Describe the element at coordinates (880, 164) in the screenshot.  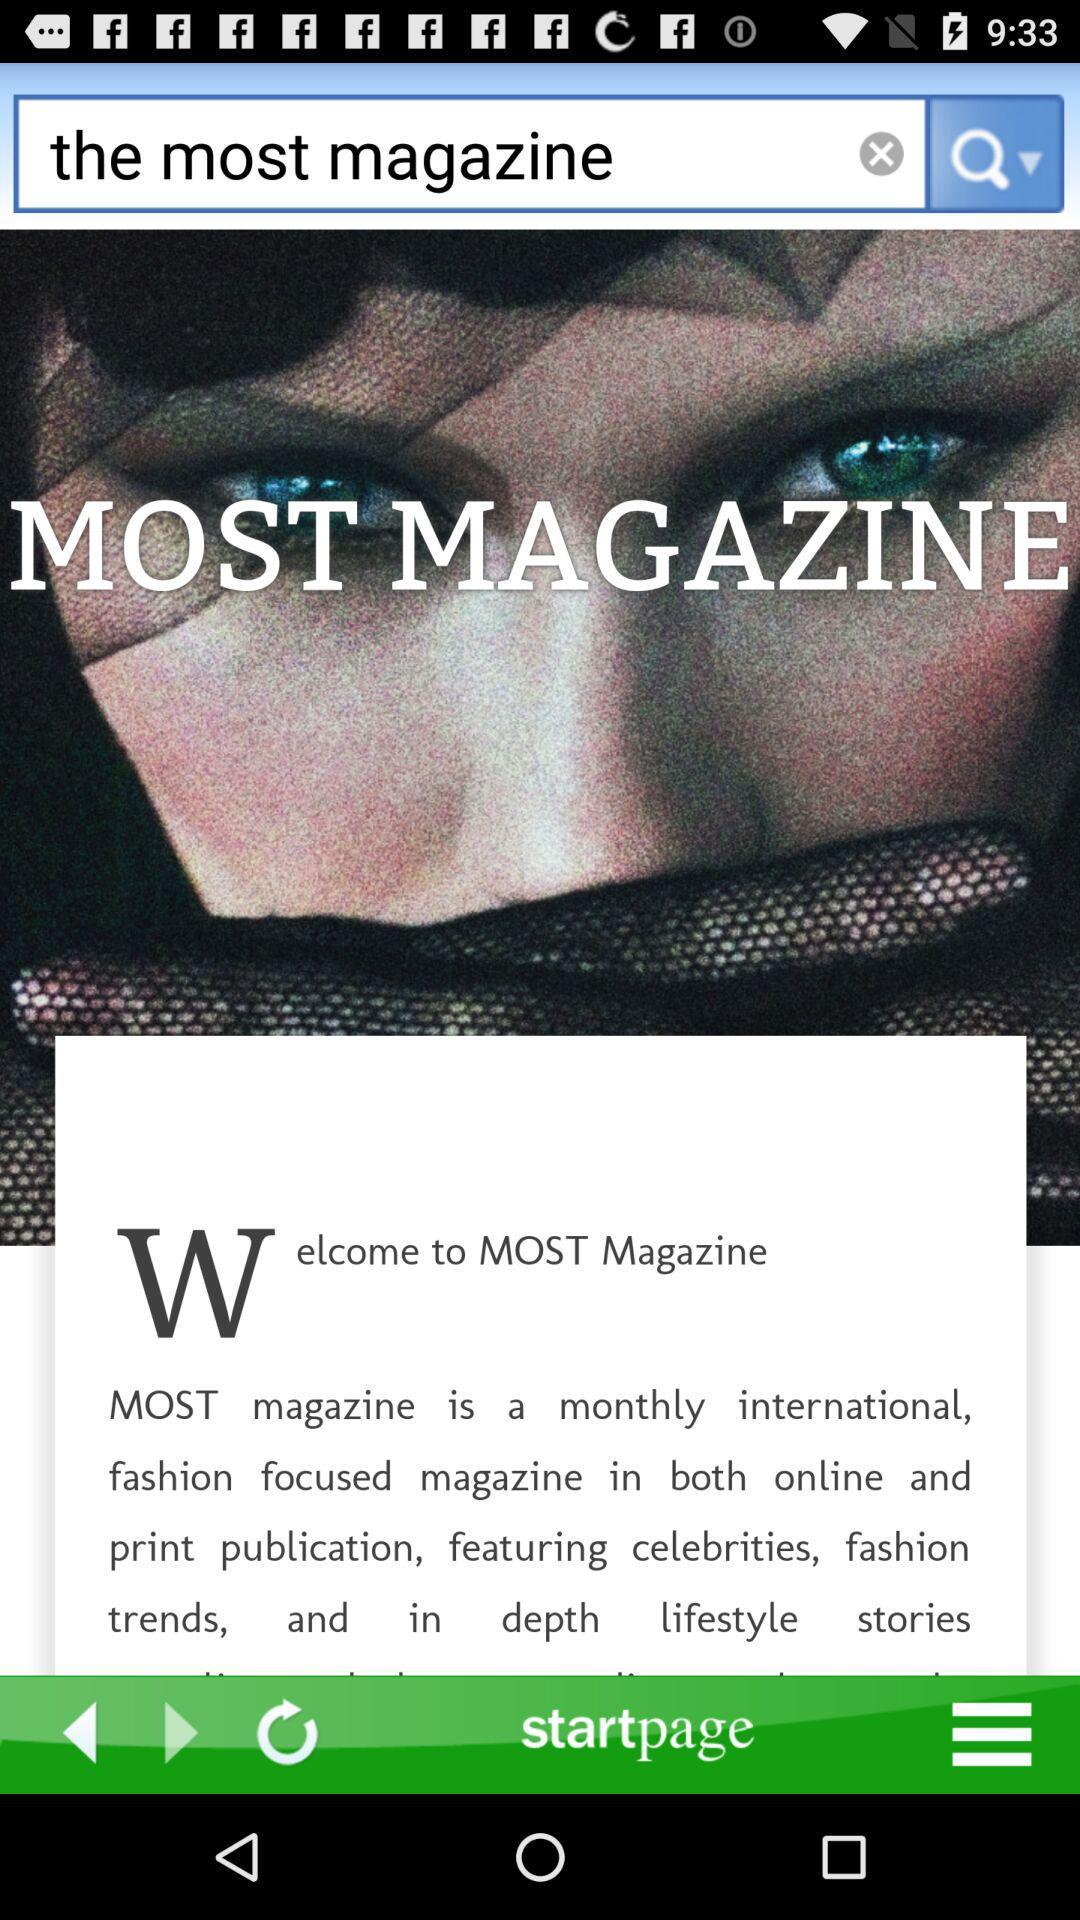
I see `the close icon` at that location.